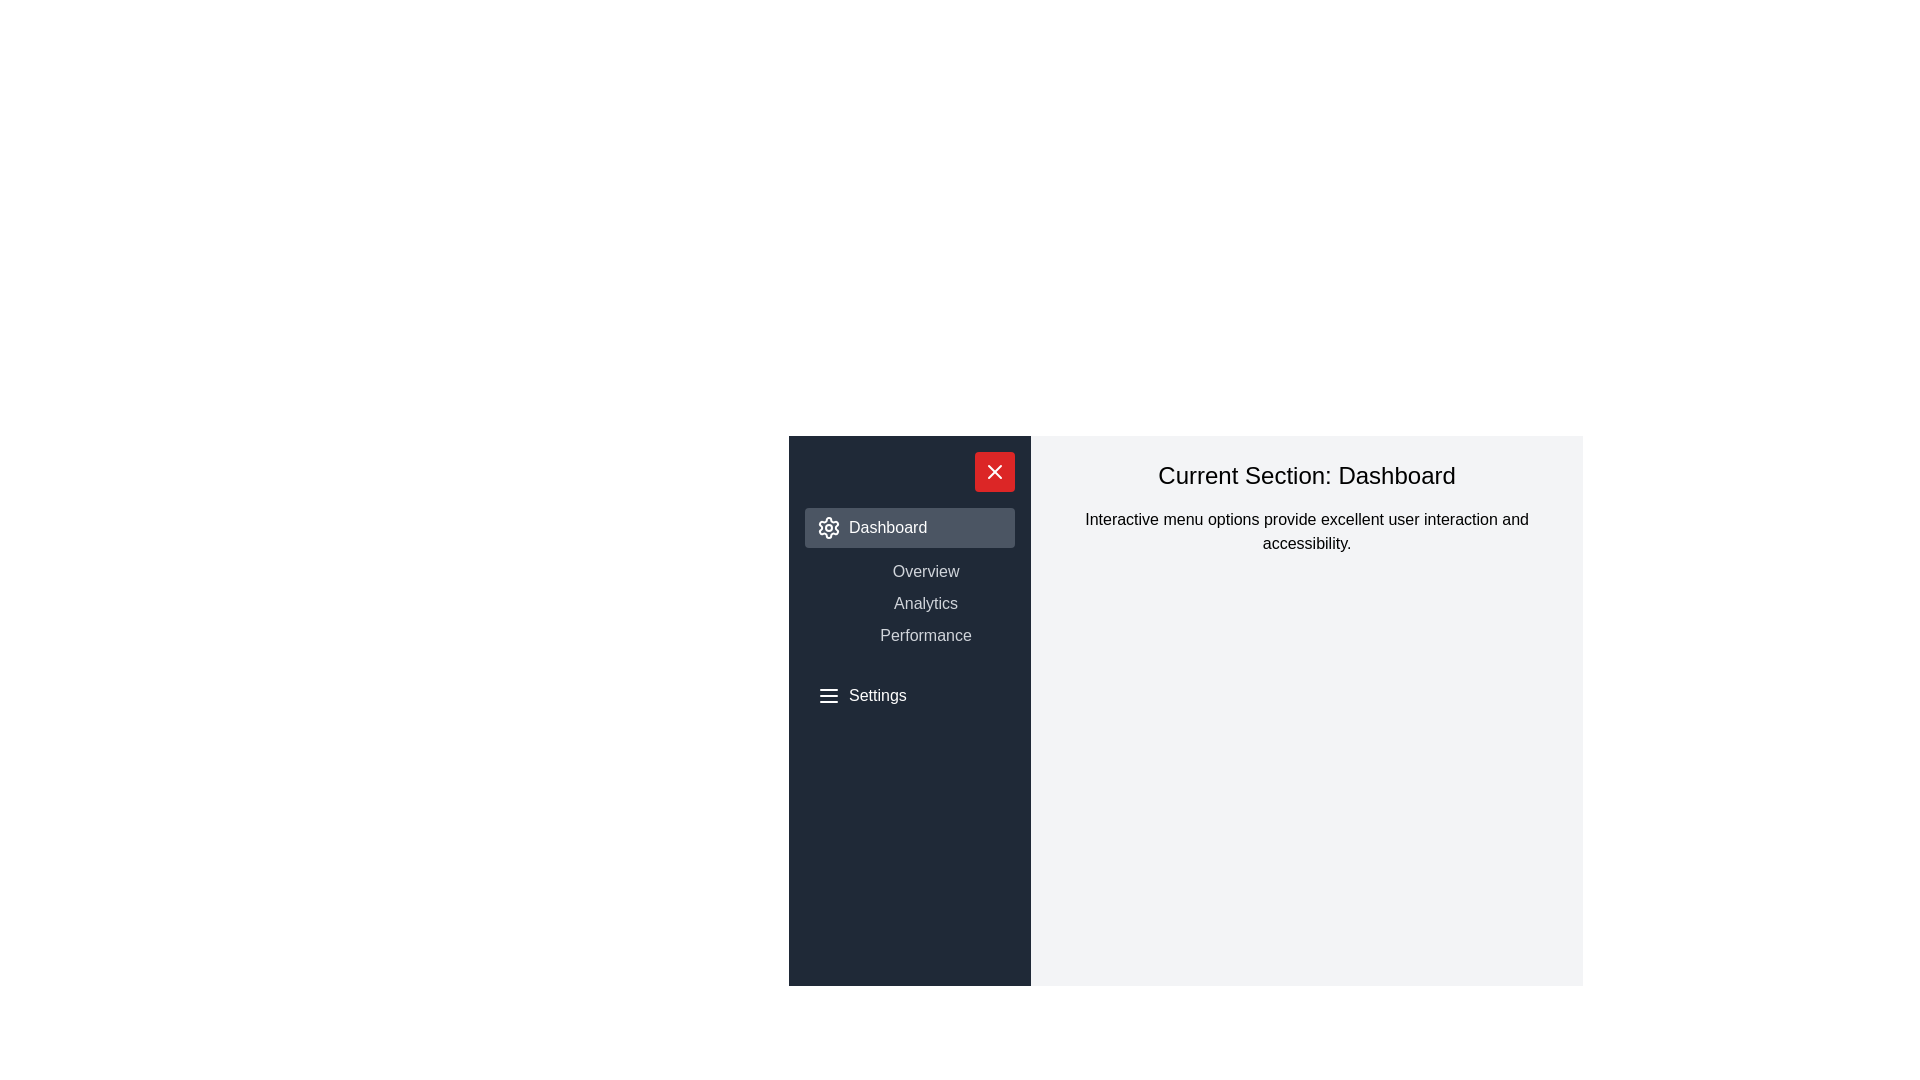 This screenshot has height=1080, width=1920. I want to click on the 'Overview' entry in the vertical text menu located in the sidebar under the 'Dashboard' heading, so click(909, 579).